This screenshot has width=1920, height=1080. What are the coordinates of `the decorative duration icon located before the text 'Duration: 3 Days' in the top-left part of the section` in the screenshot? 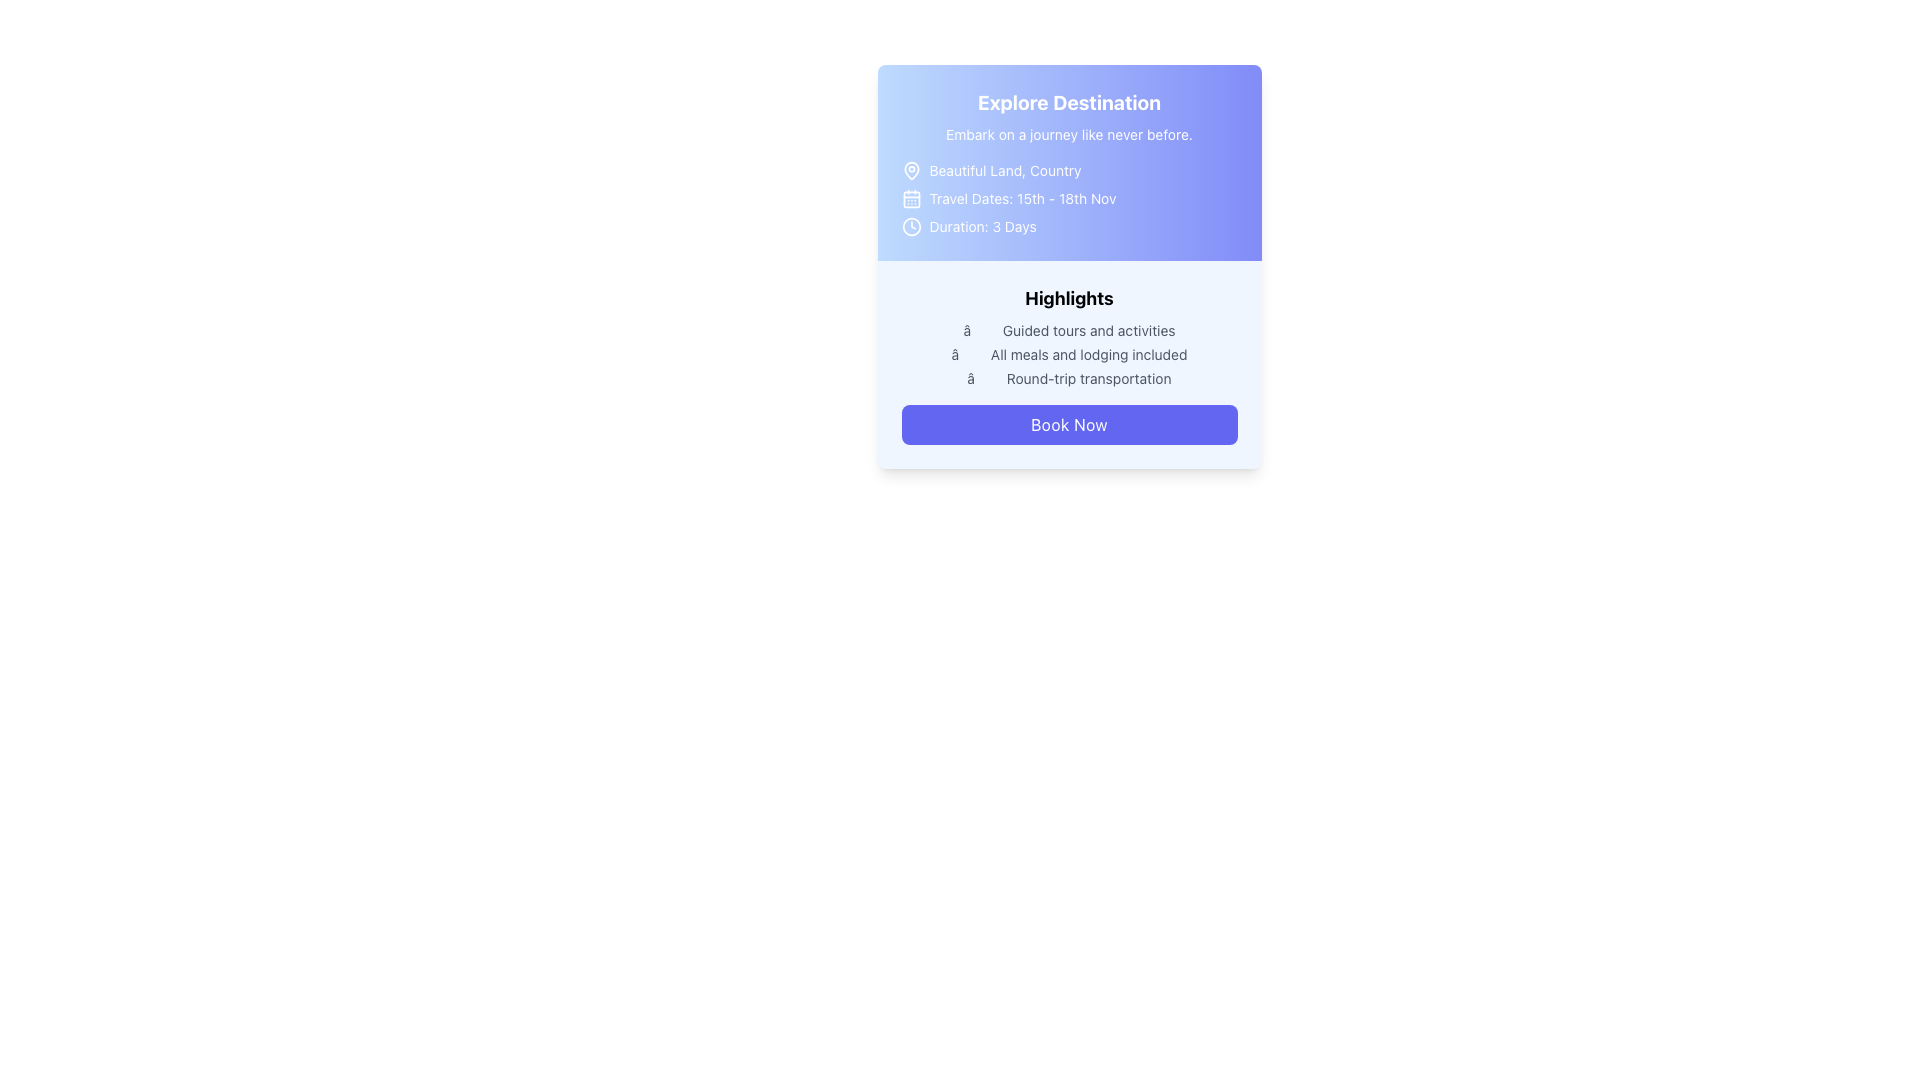 It's located at (910, 226).